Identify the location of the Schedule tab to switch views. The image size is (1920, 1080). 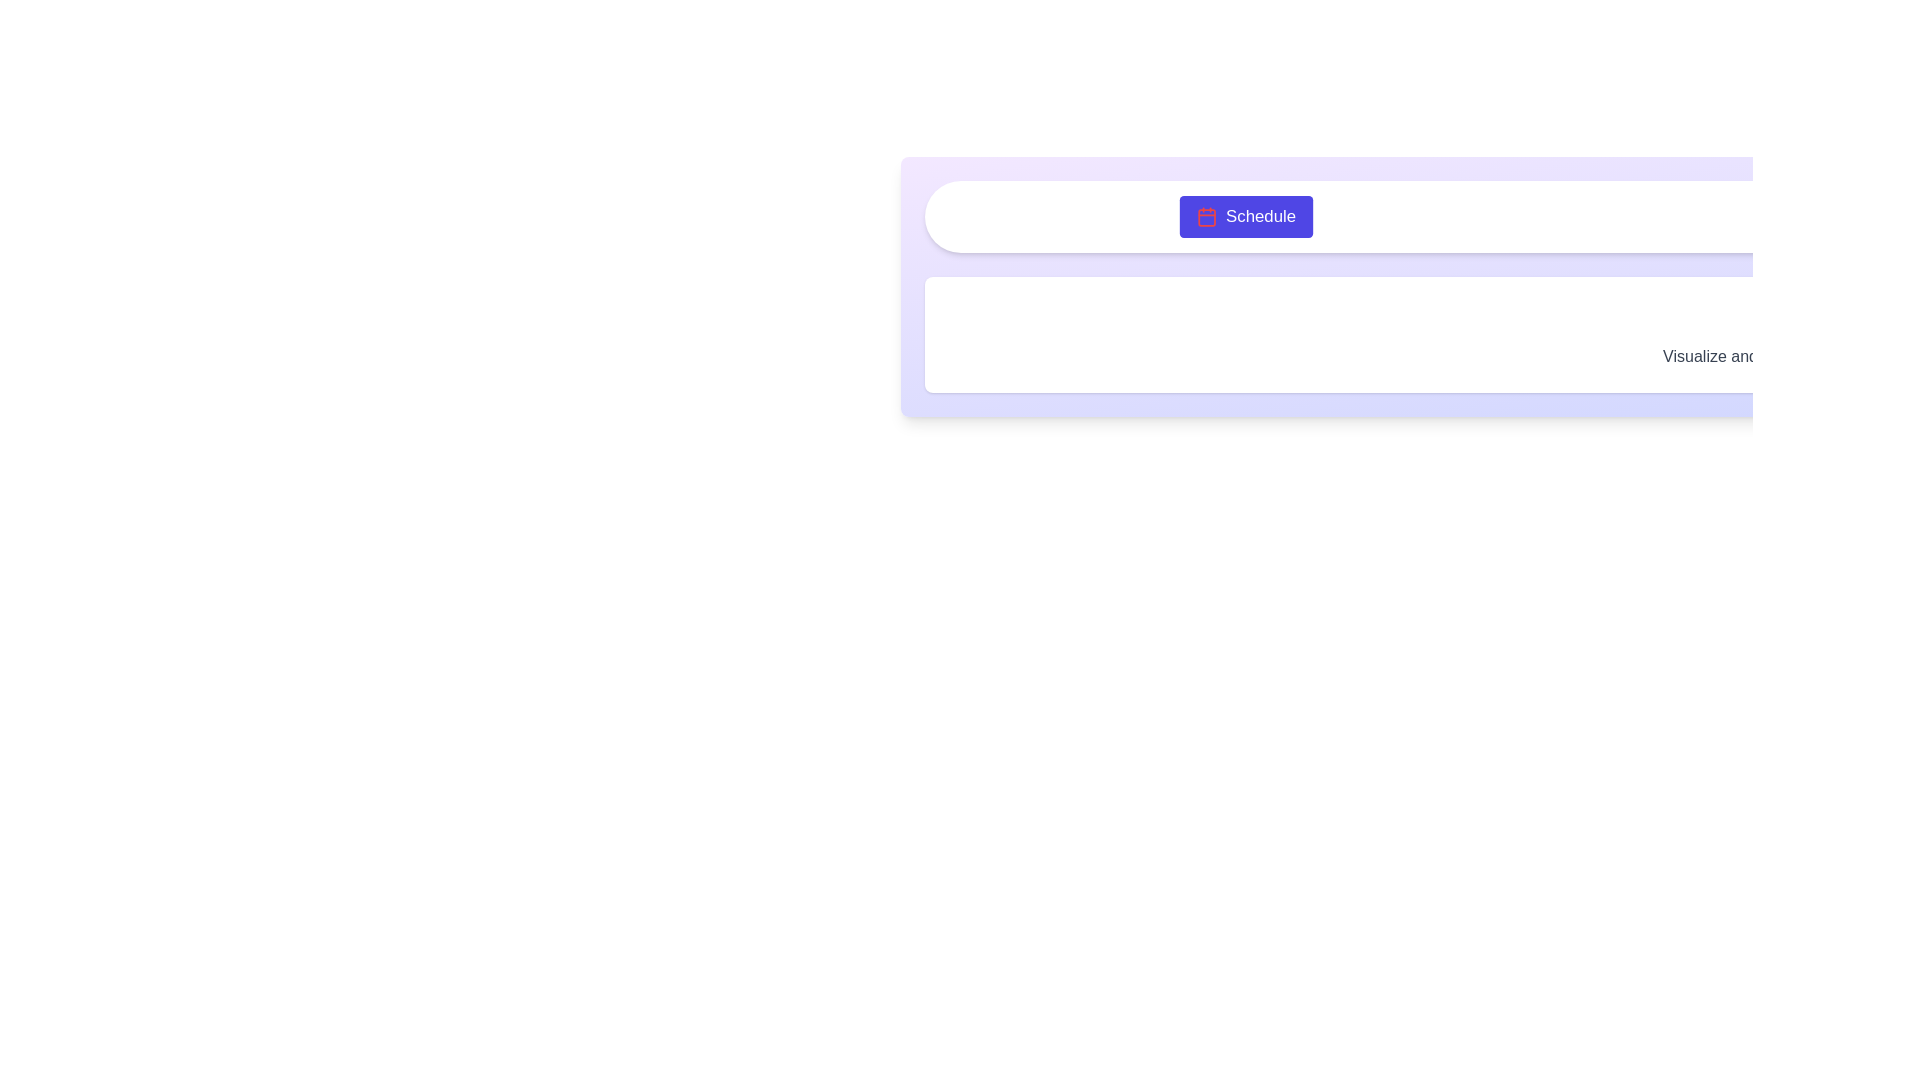
(1244, 216).